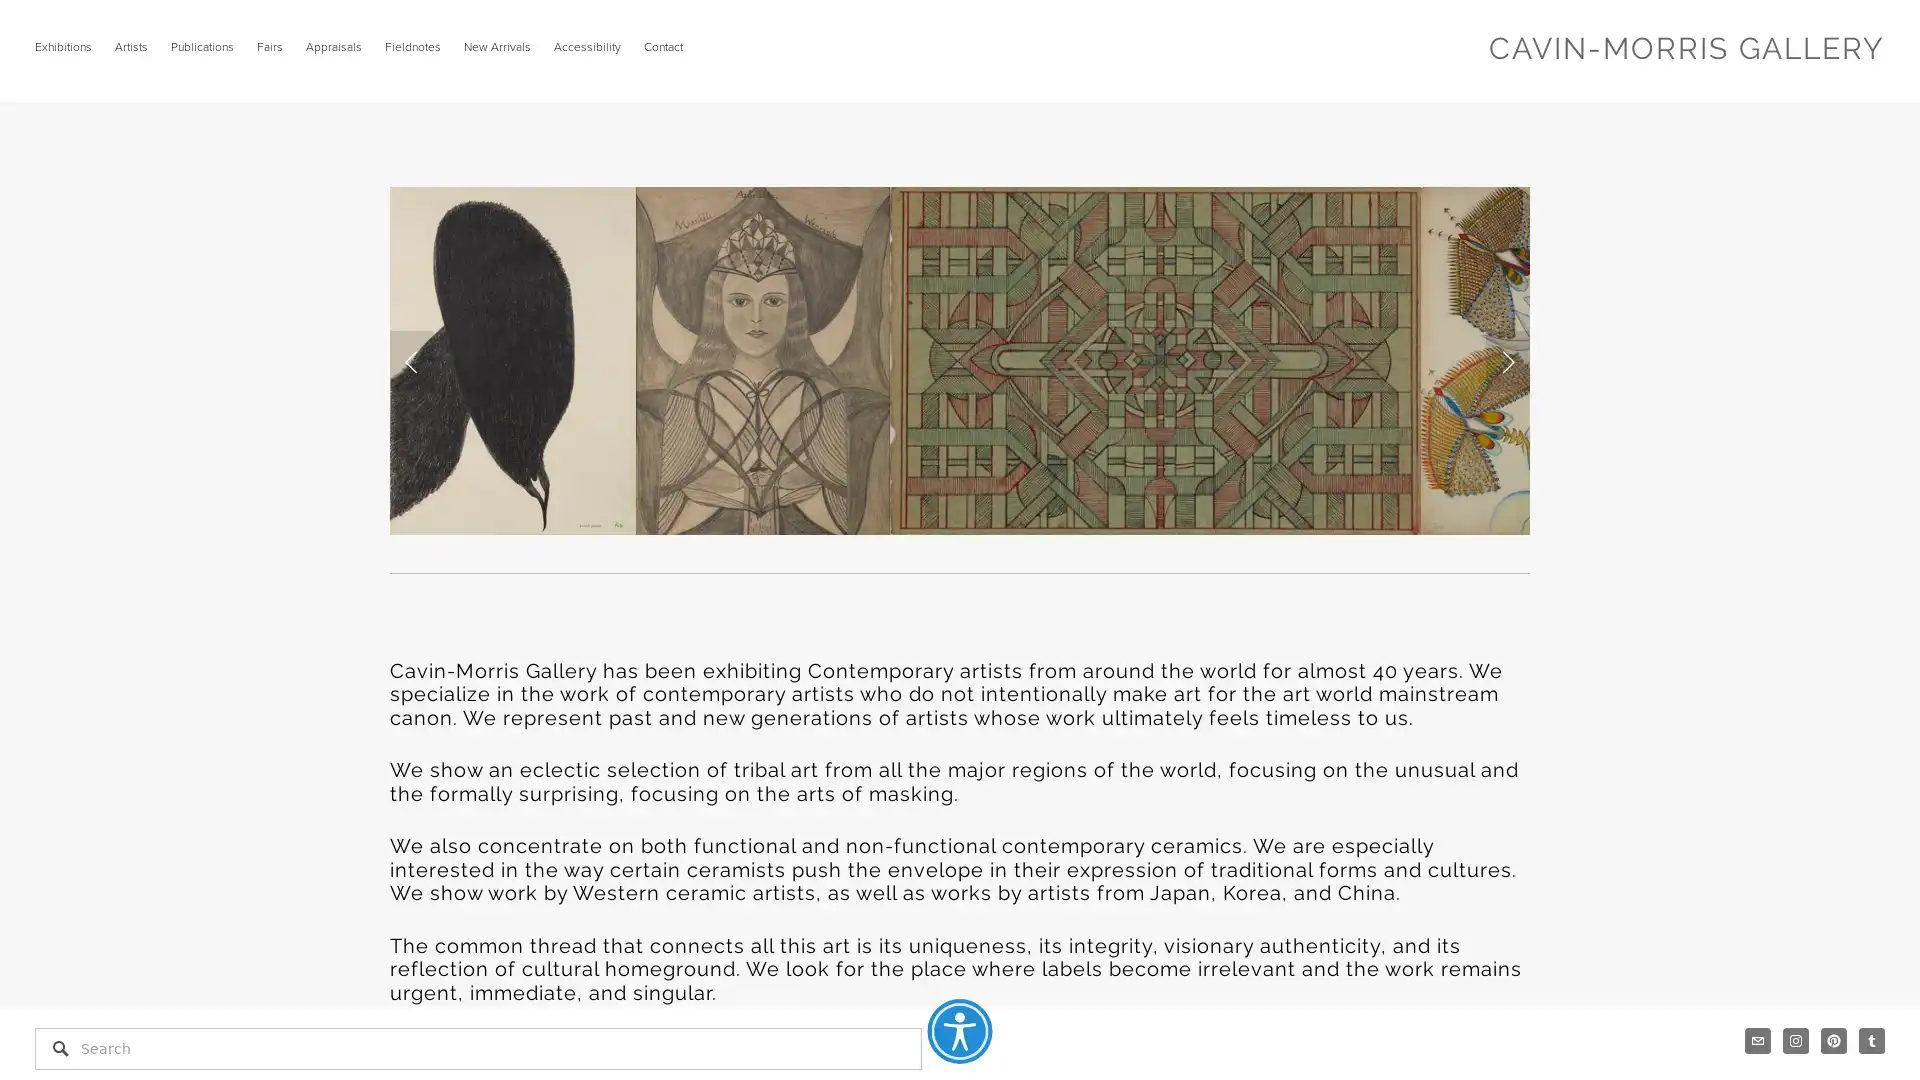  I want to click on Accessibility Menu, so click(958, 1031).